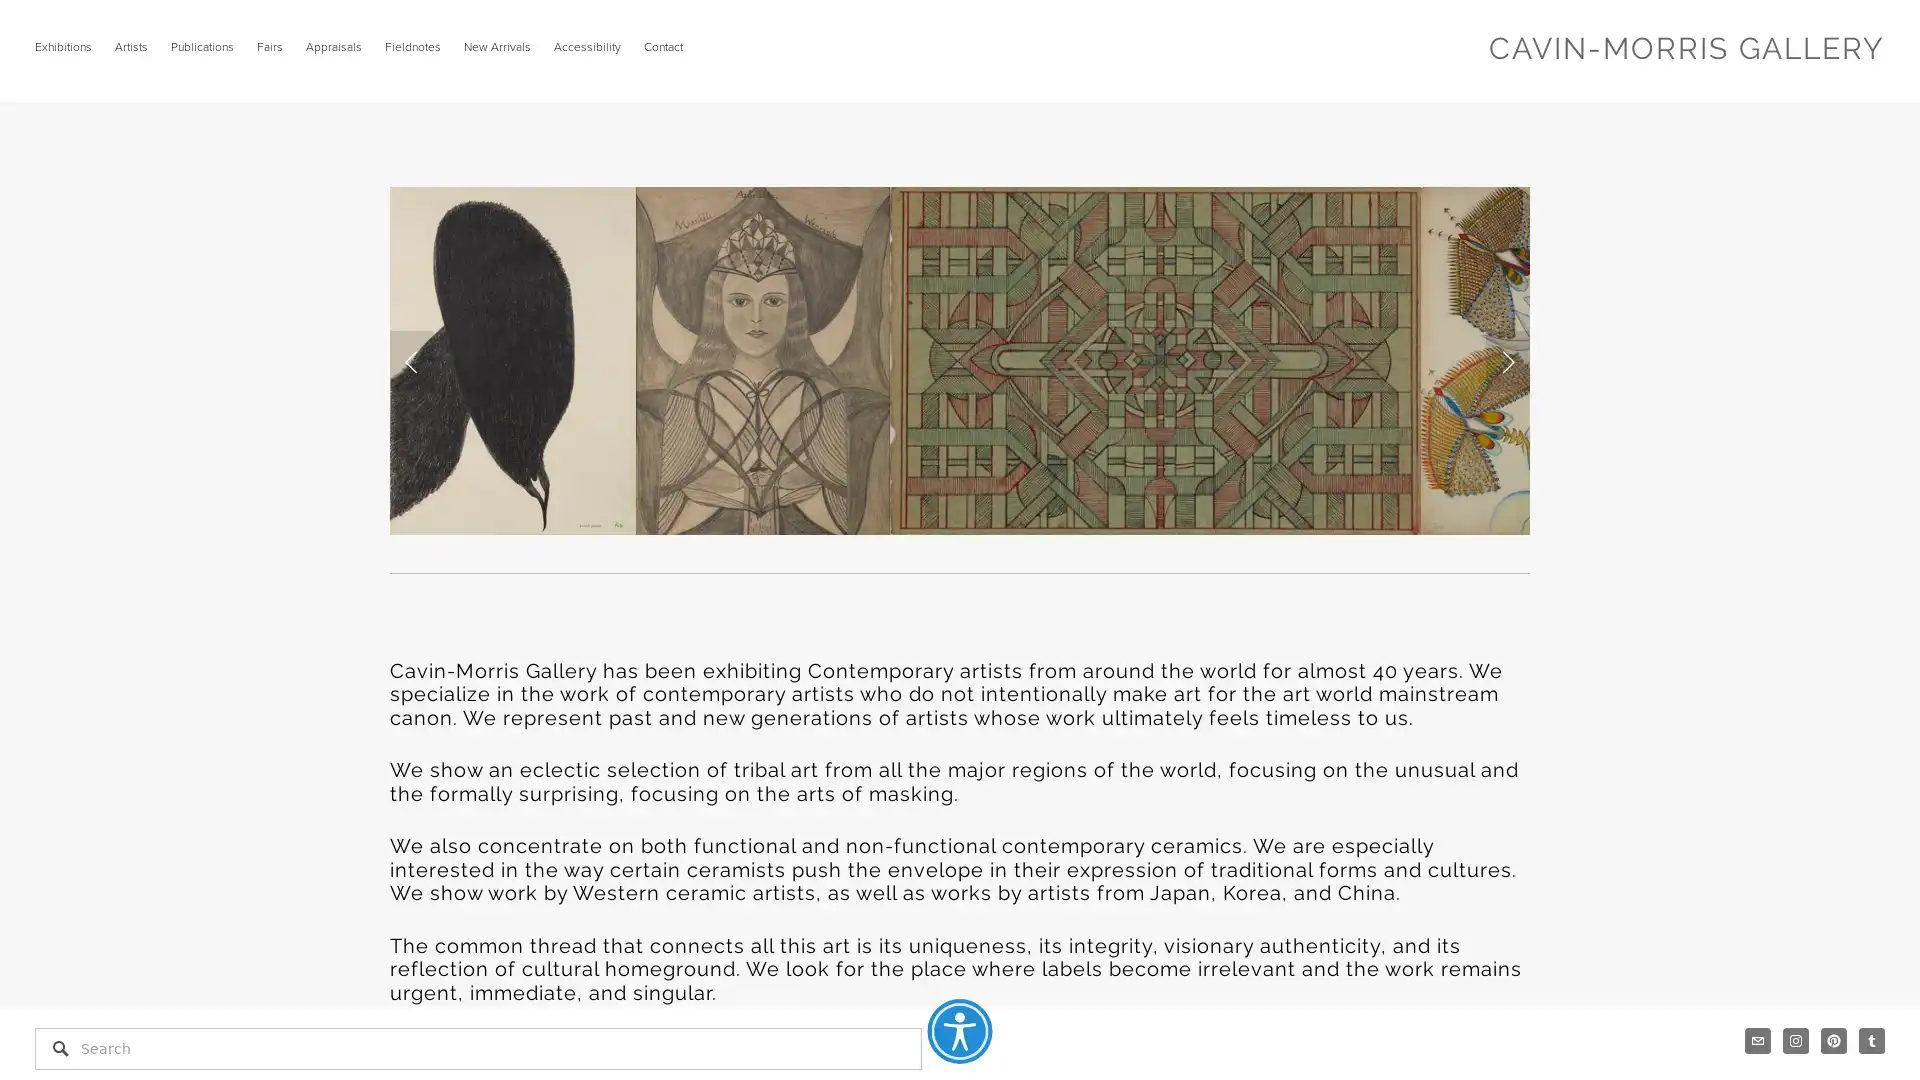  I want to click on Accessibility Menu, so click(958, 1031).